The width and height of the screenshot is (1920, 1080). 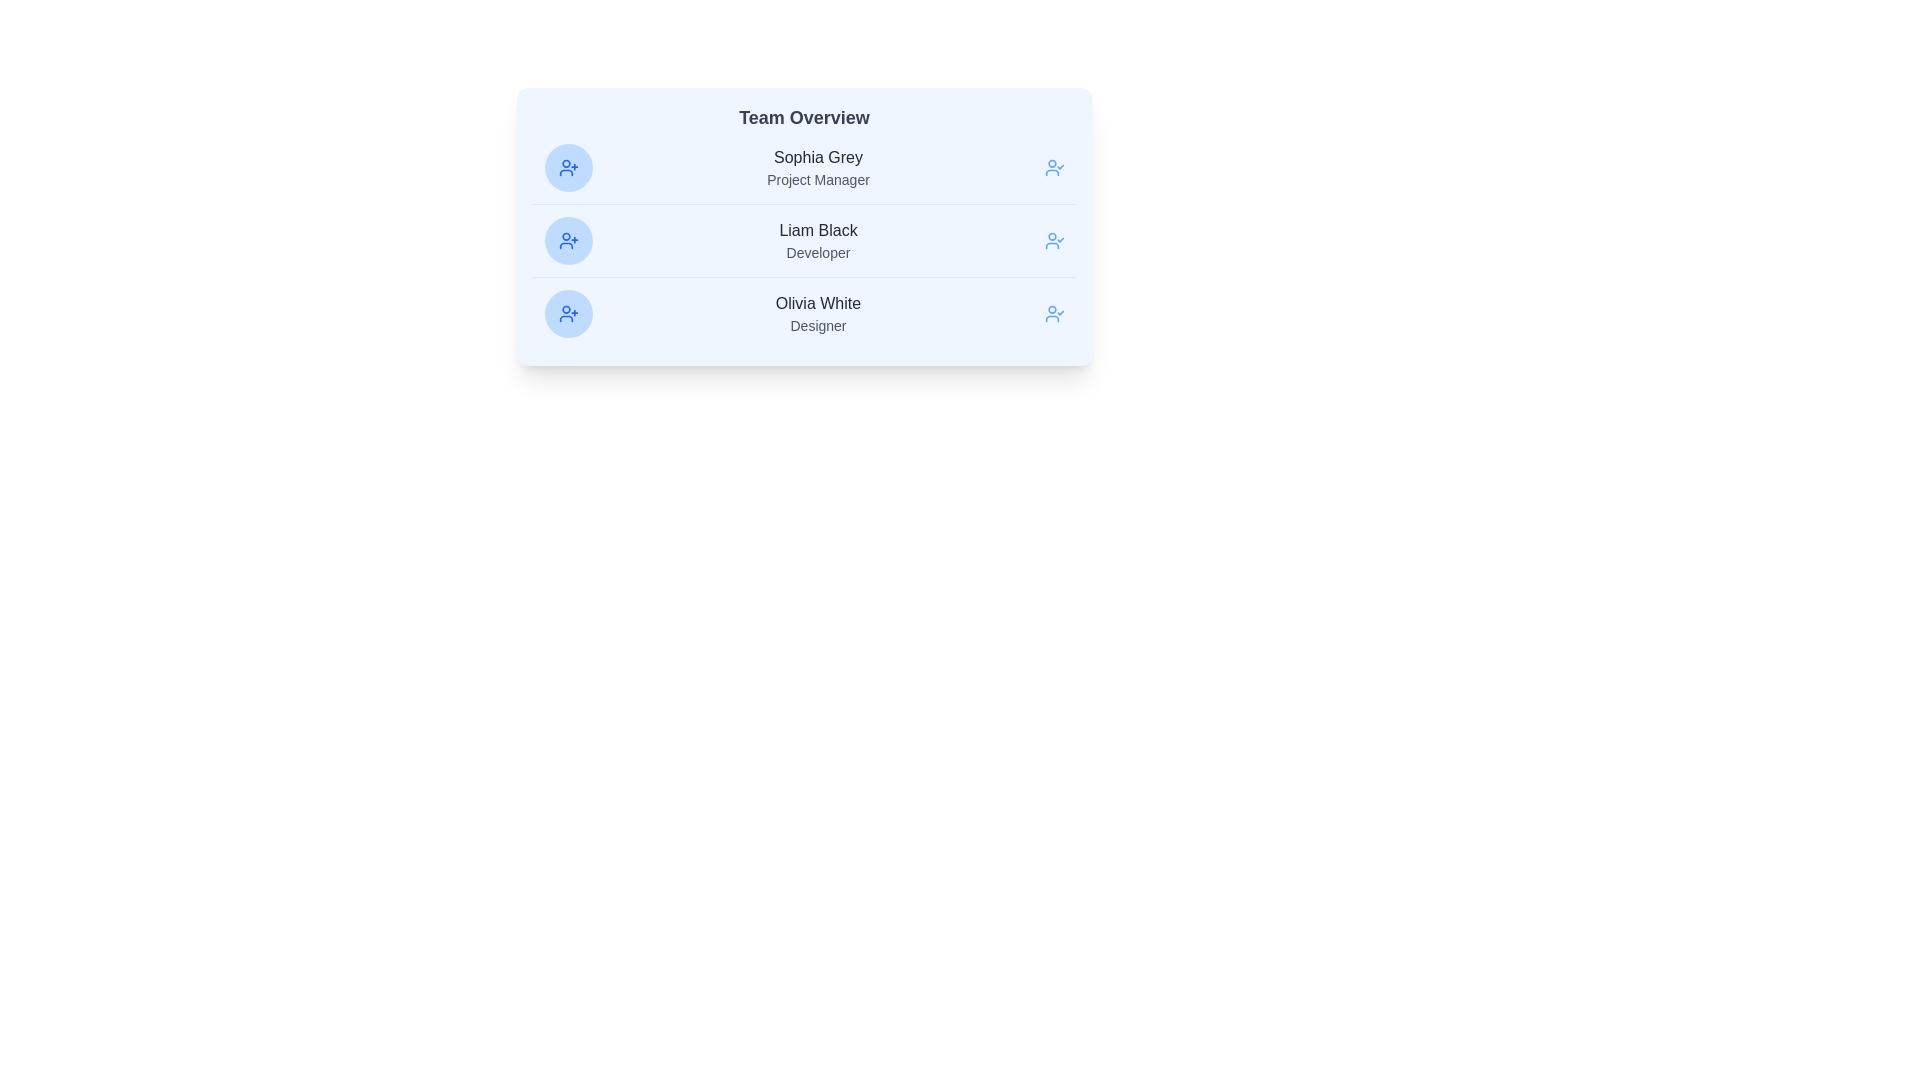 I want to click on the Text Label indicating the job title or role of the person named above it, positioned directly below 'Sophia Grey', so click(x=818, y=180).